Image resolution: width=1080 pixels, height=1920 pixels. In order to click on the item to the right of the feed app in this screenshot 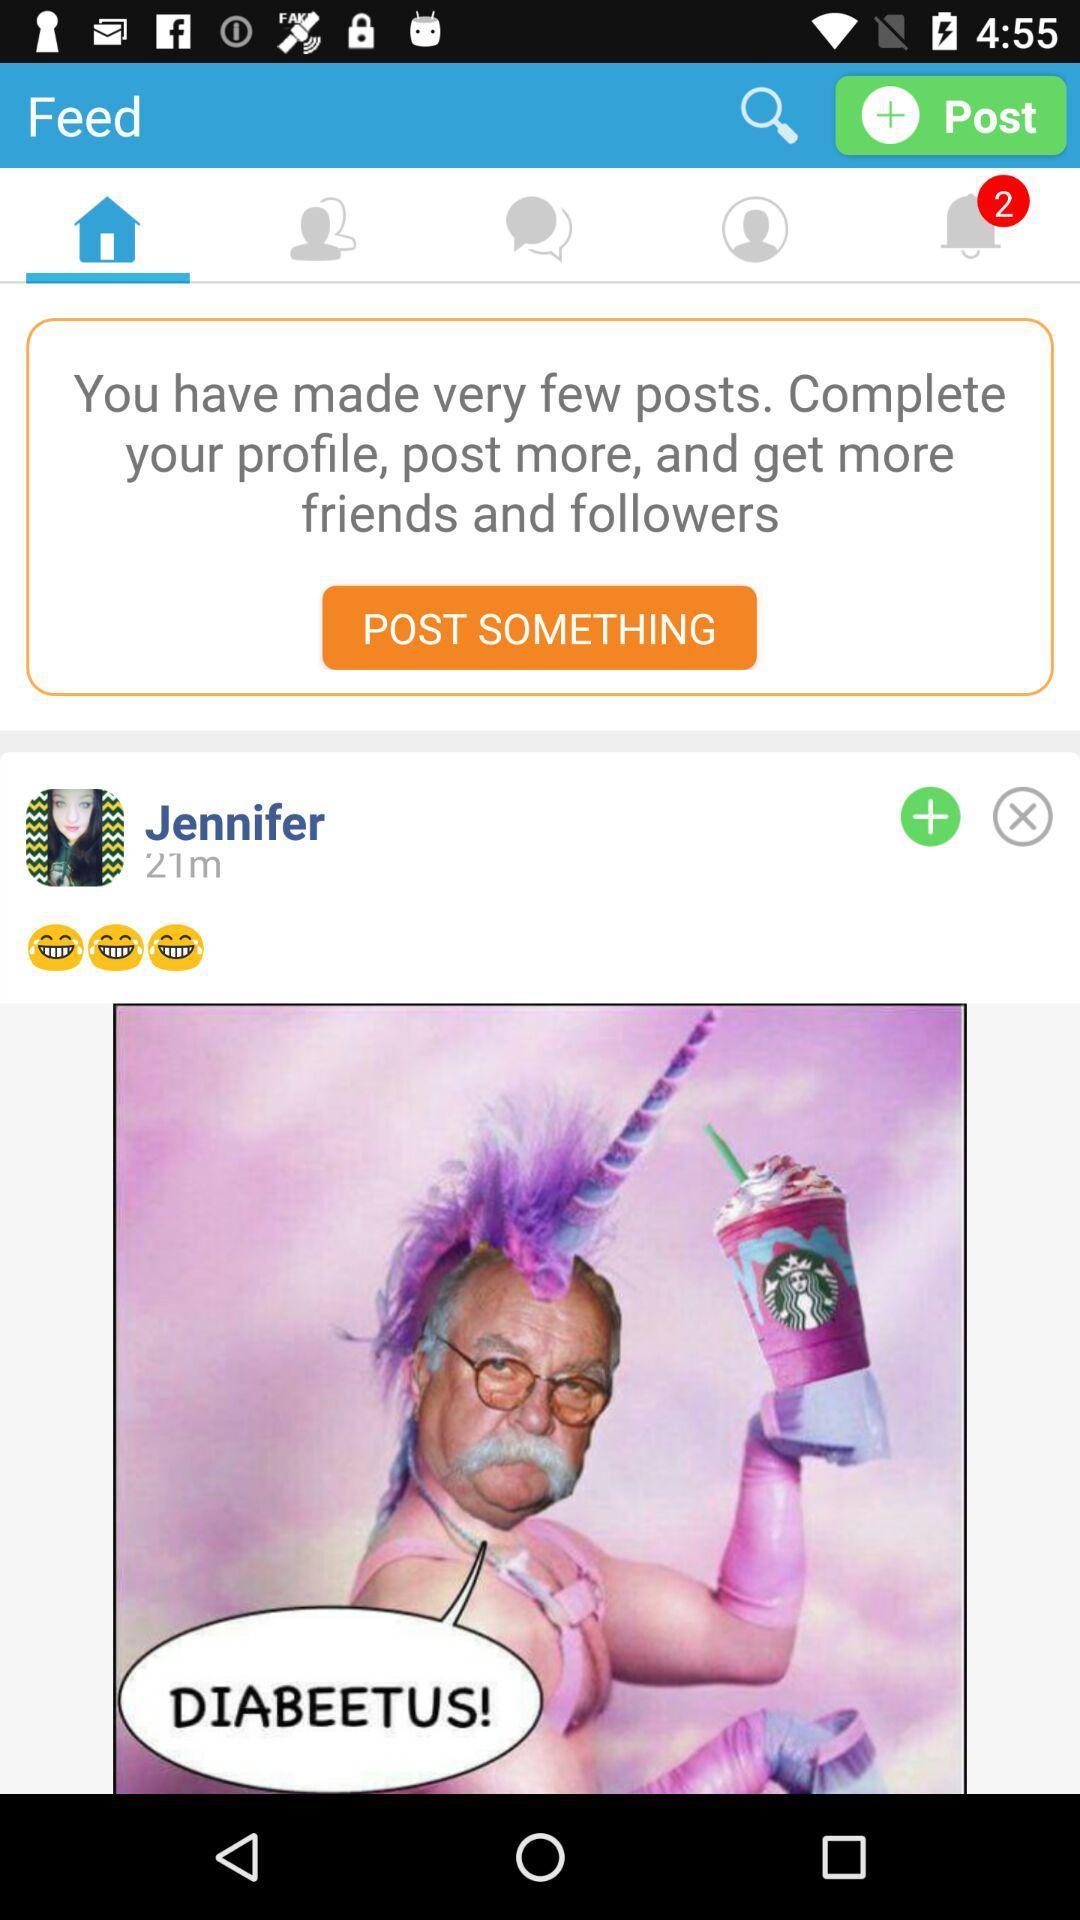, I will do `click(768, 114)`.